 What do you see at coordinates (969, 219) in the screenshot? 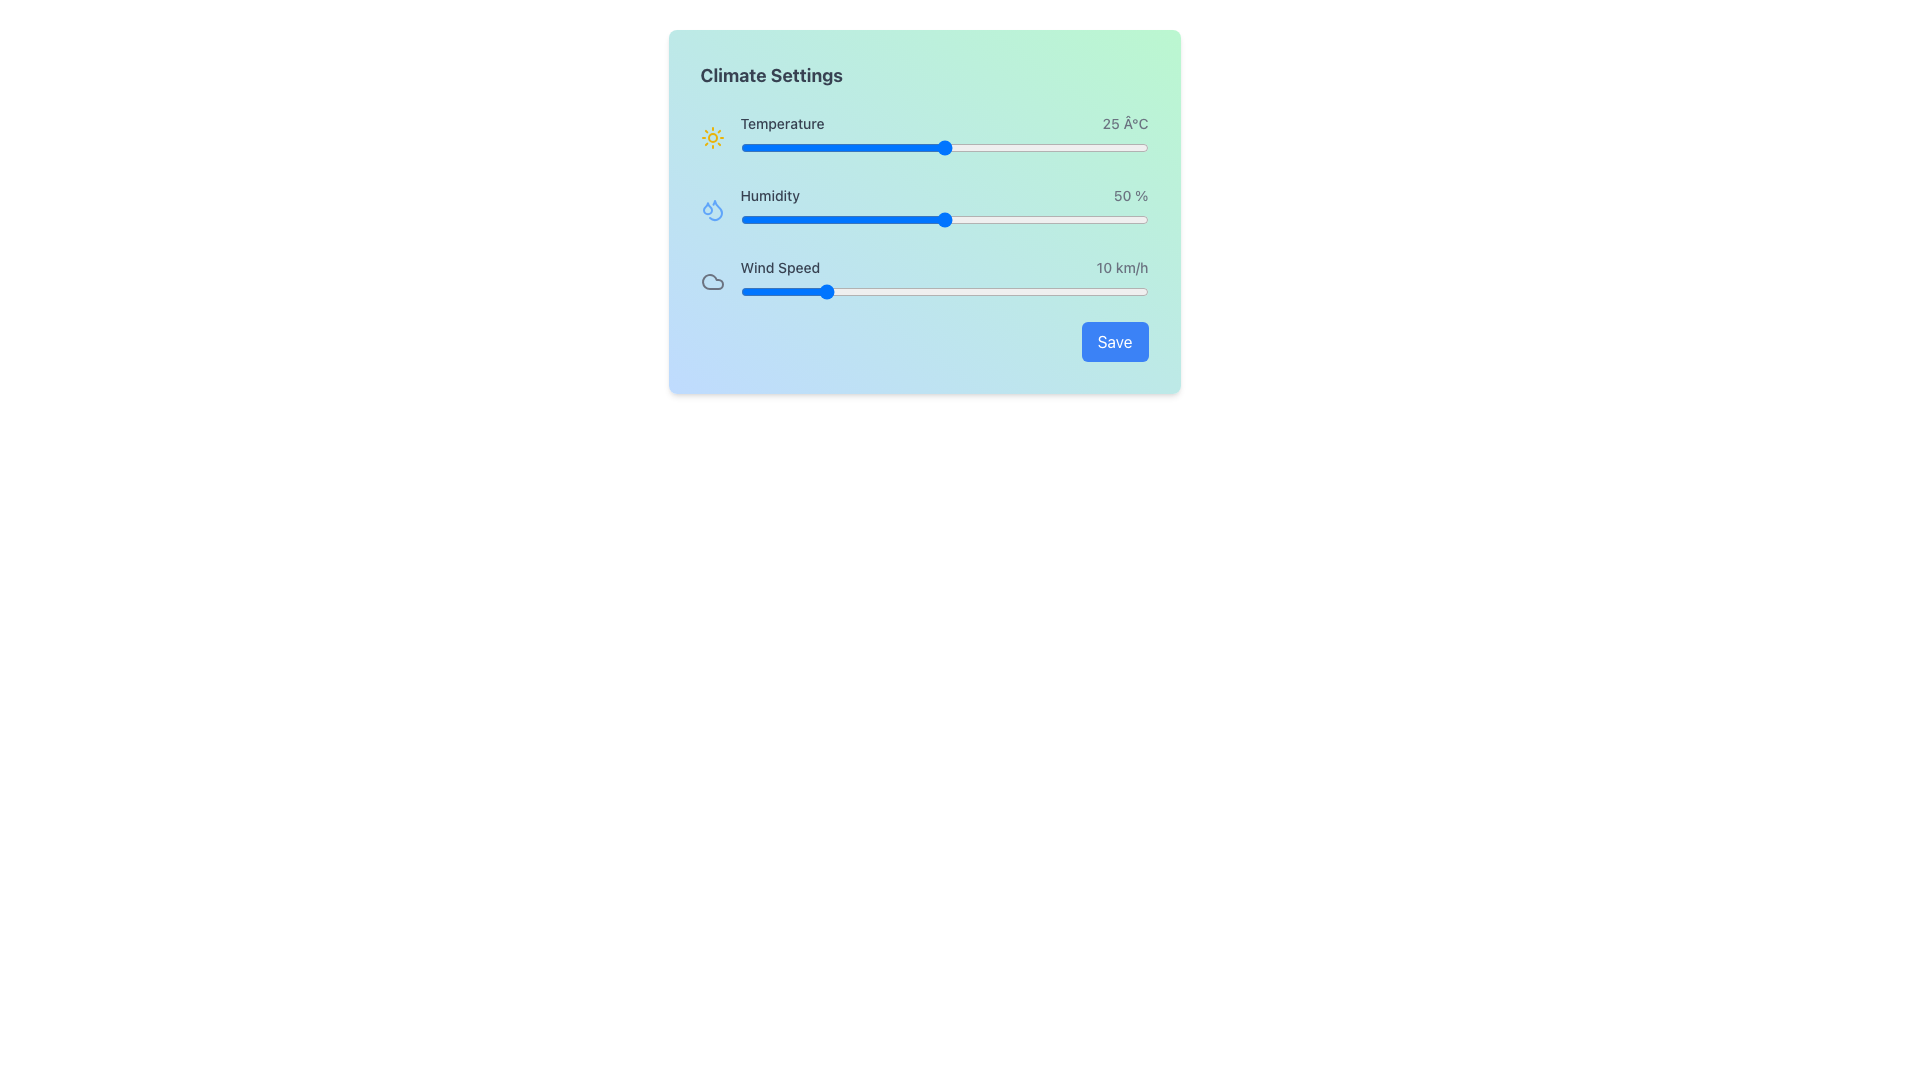
I see `the humidity` at bounding box center [969, 219].